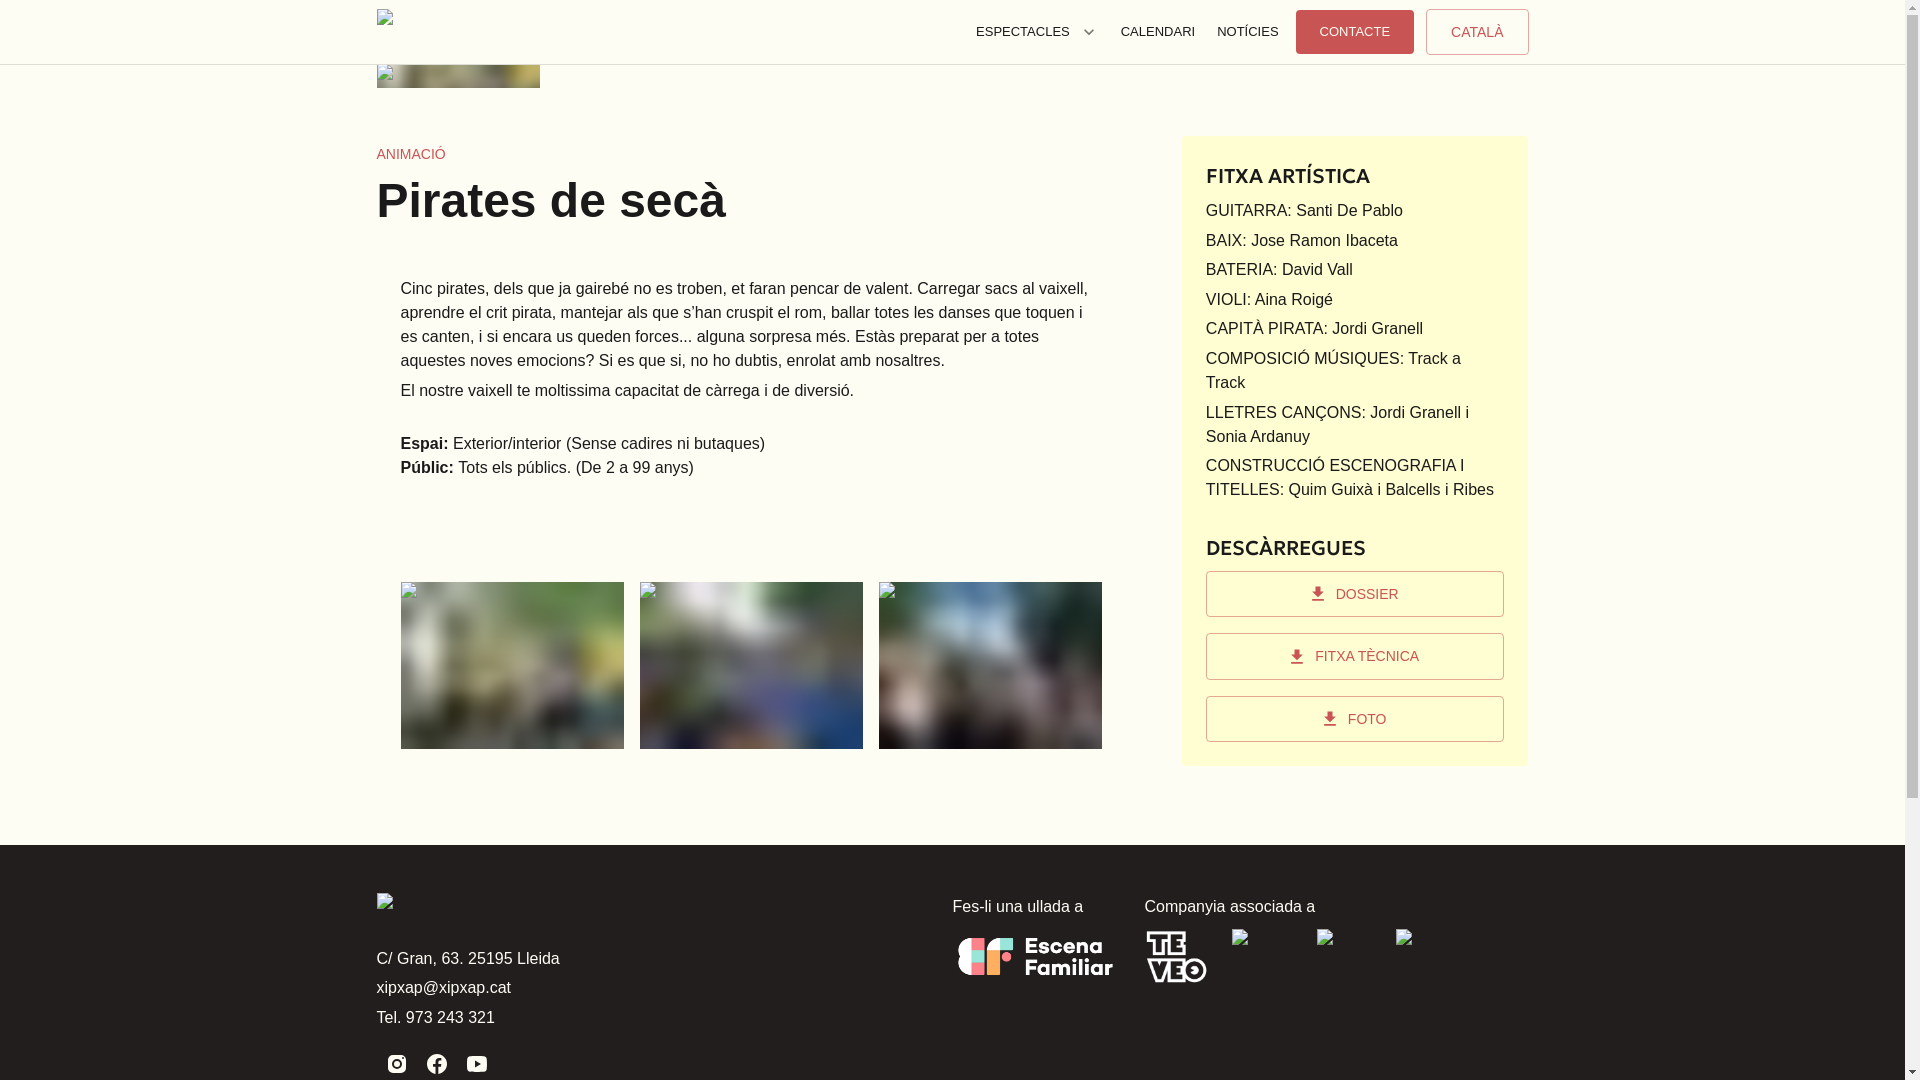 This screenshot has height=1080, width=1920. What do you see at coordinates (1157, 32) in the screenshot?
I see `'CALENDARI'` at bounding box center [1157, 32].